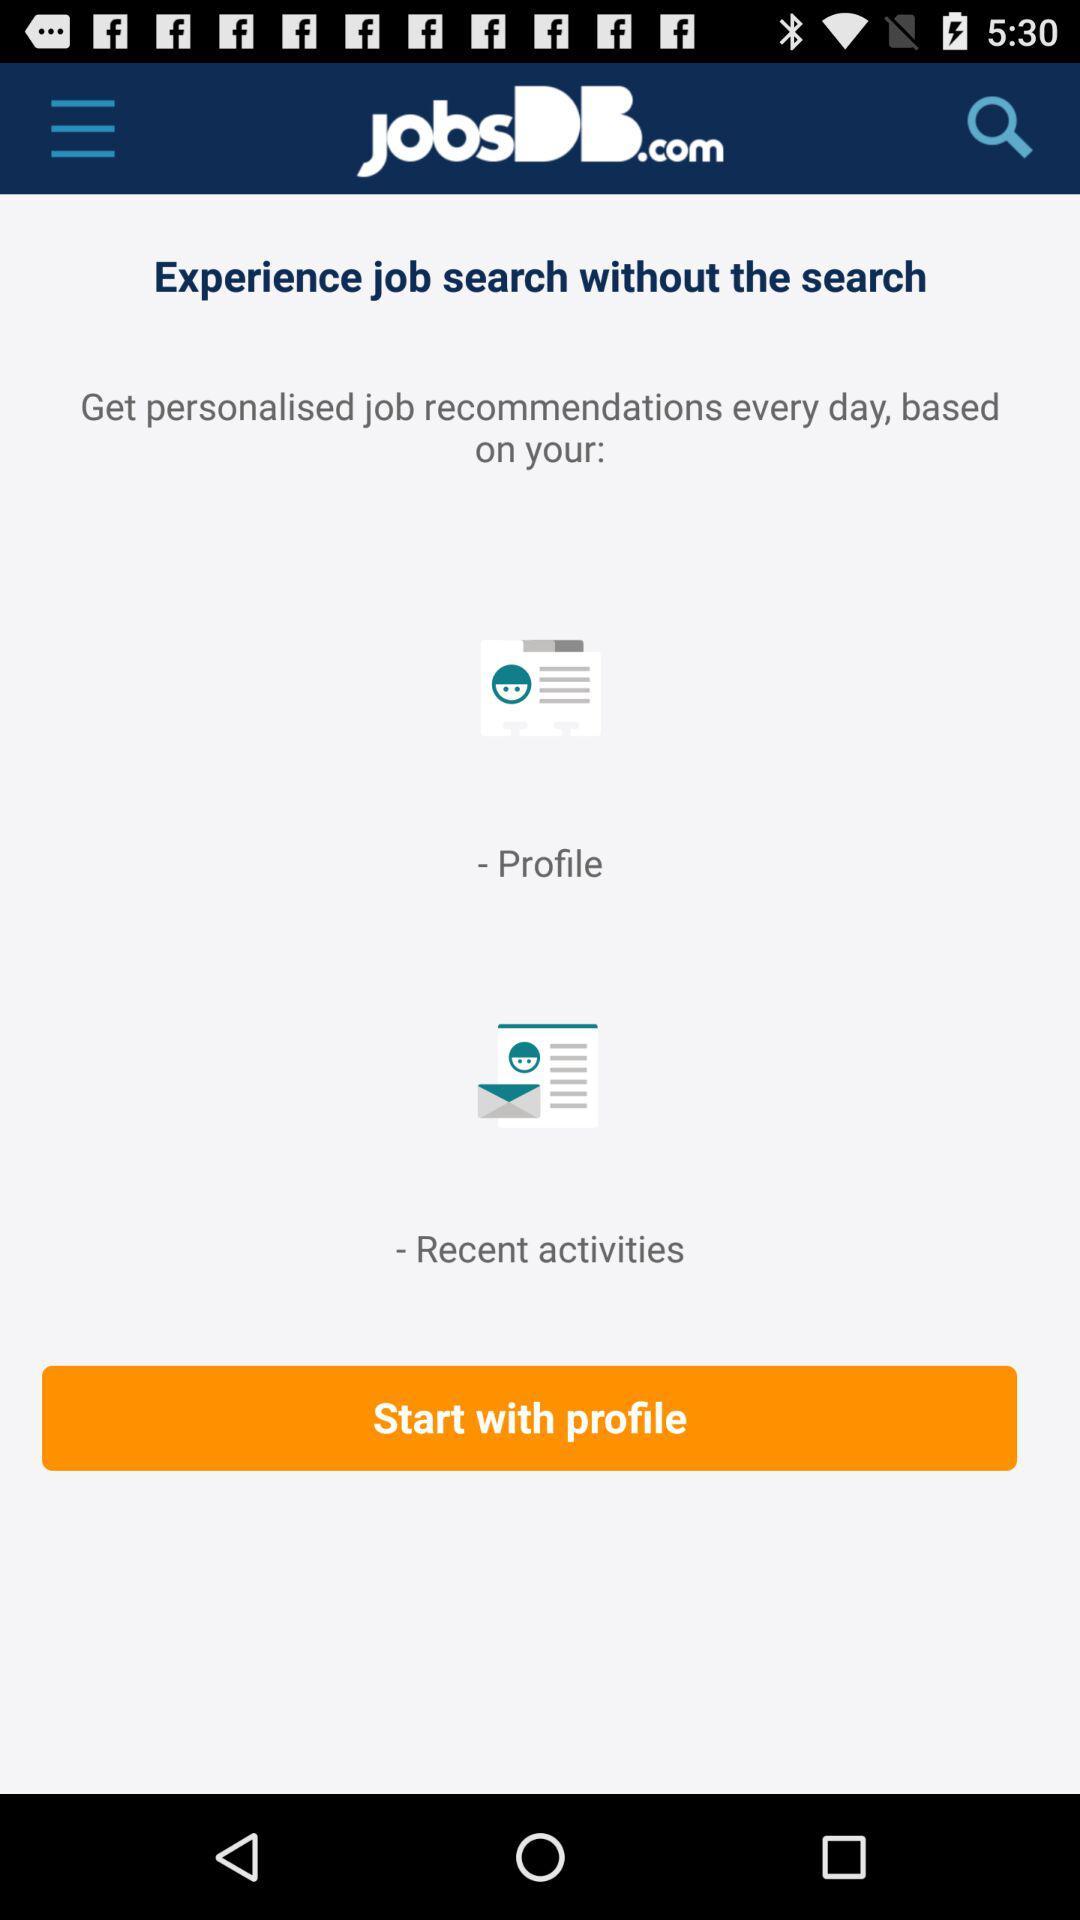  What do you see at coordinates (71, 137) in the screenshot?
I see `the menu icon` at bounding box center [71, 137].